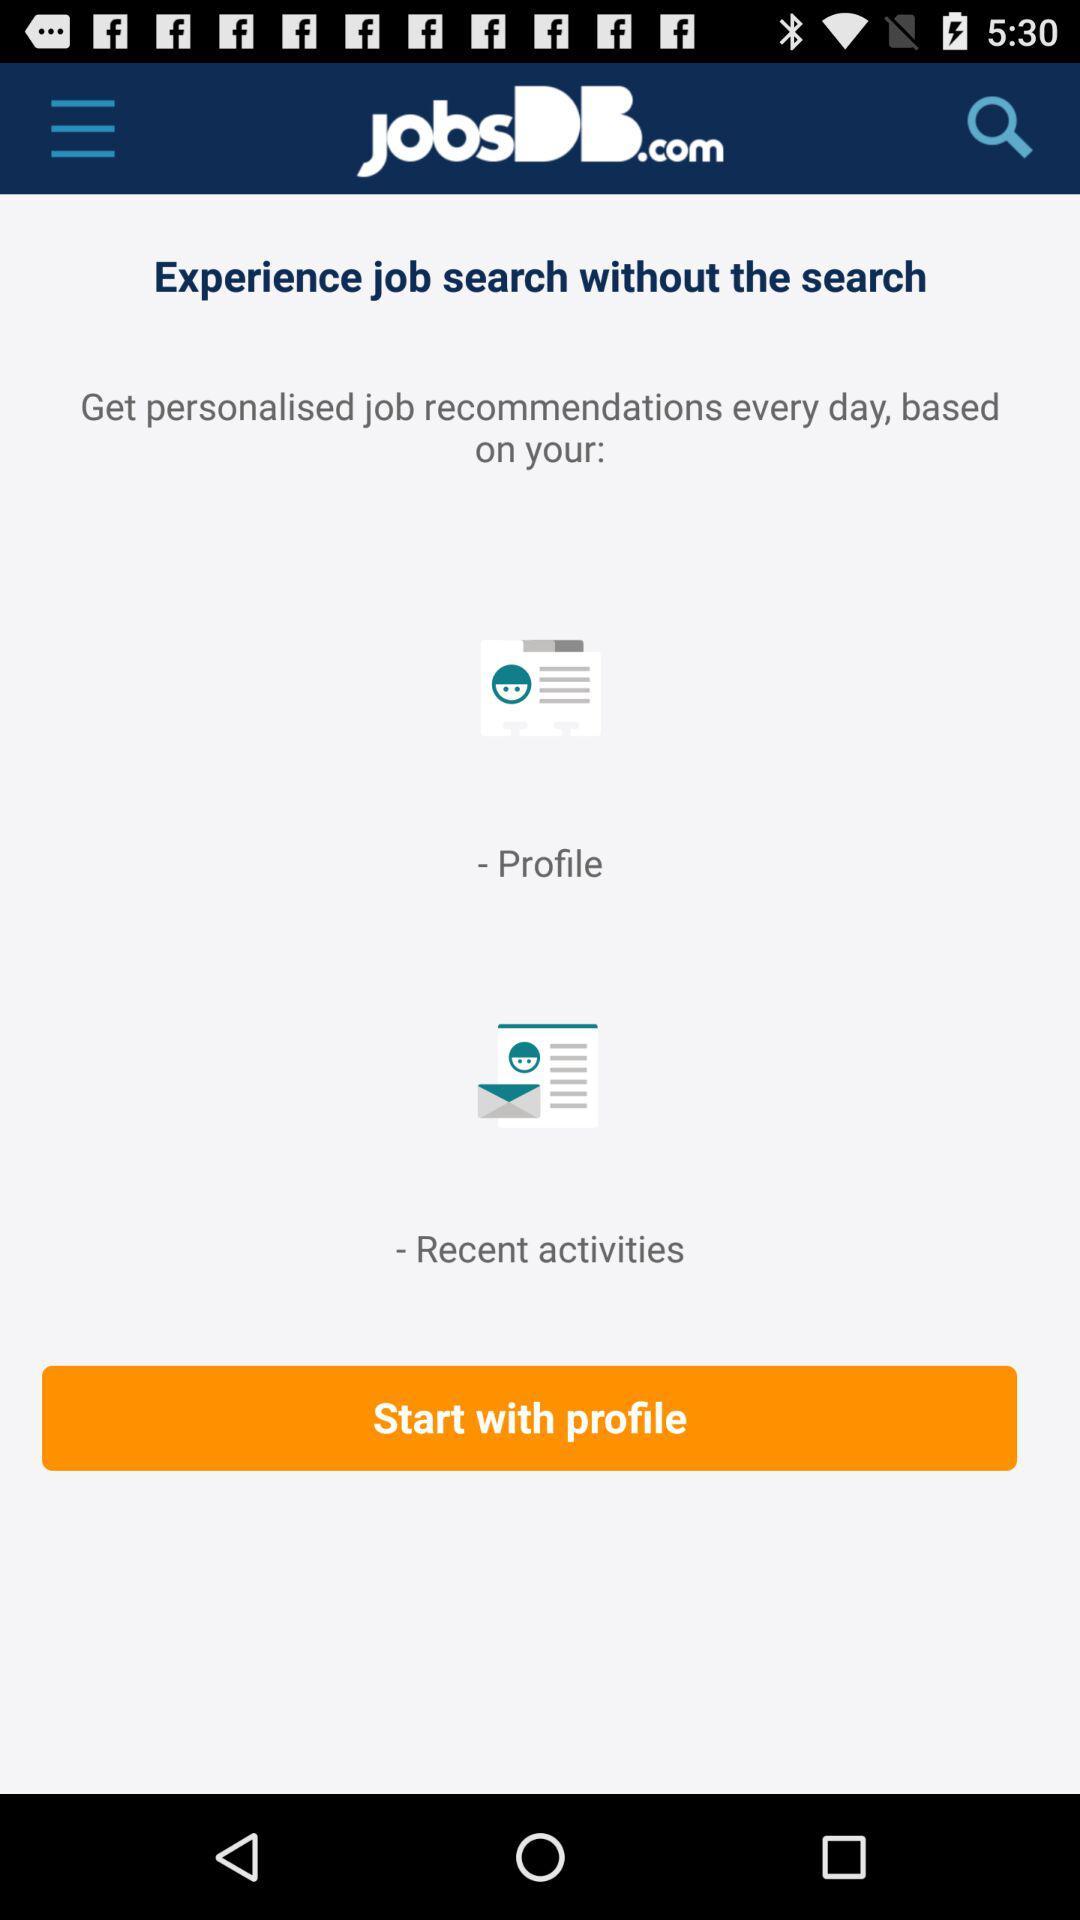  What do you see at coordinates (71, 137) in the screenshot?
I see `the menu icon` at bounding box center [71, 137].